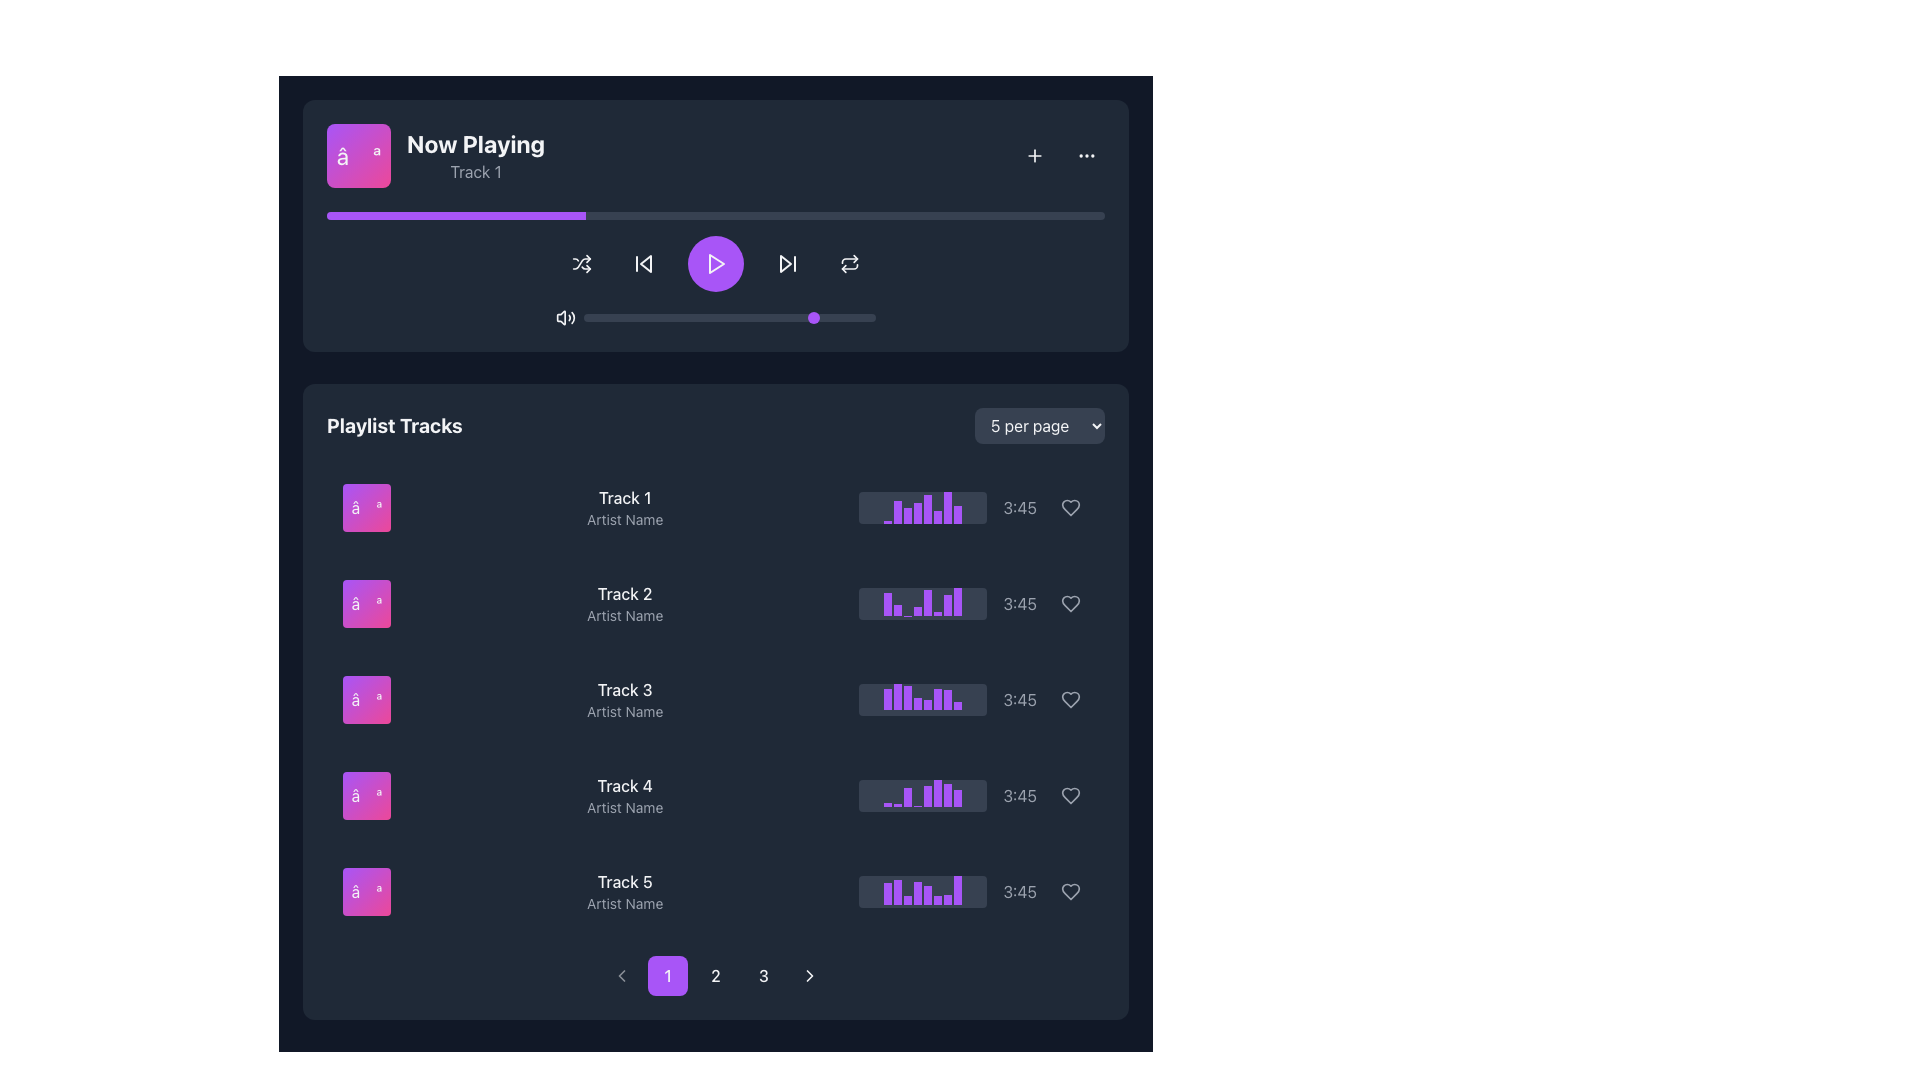  I want to click on the second purple bar in the histogram-like arrangement within the 'Playlist Tracks' section, so click(897, 511).